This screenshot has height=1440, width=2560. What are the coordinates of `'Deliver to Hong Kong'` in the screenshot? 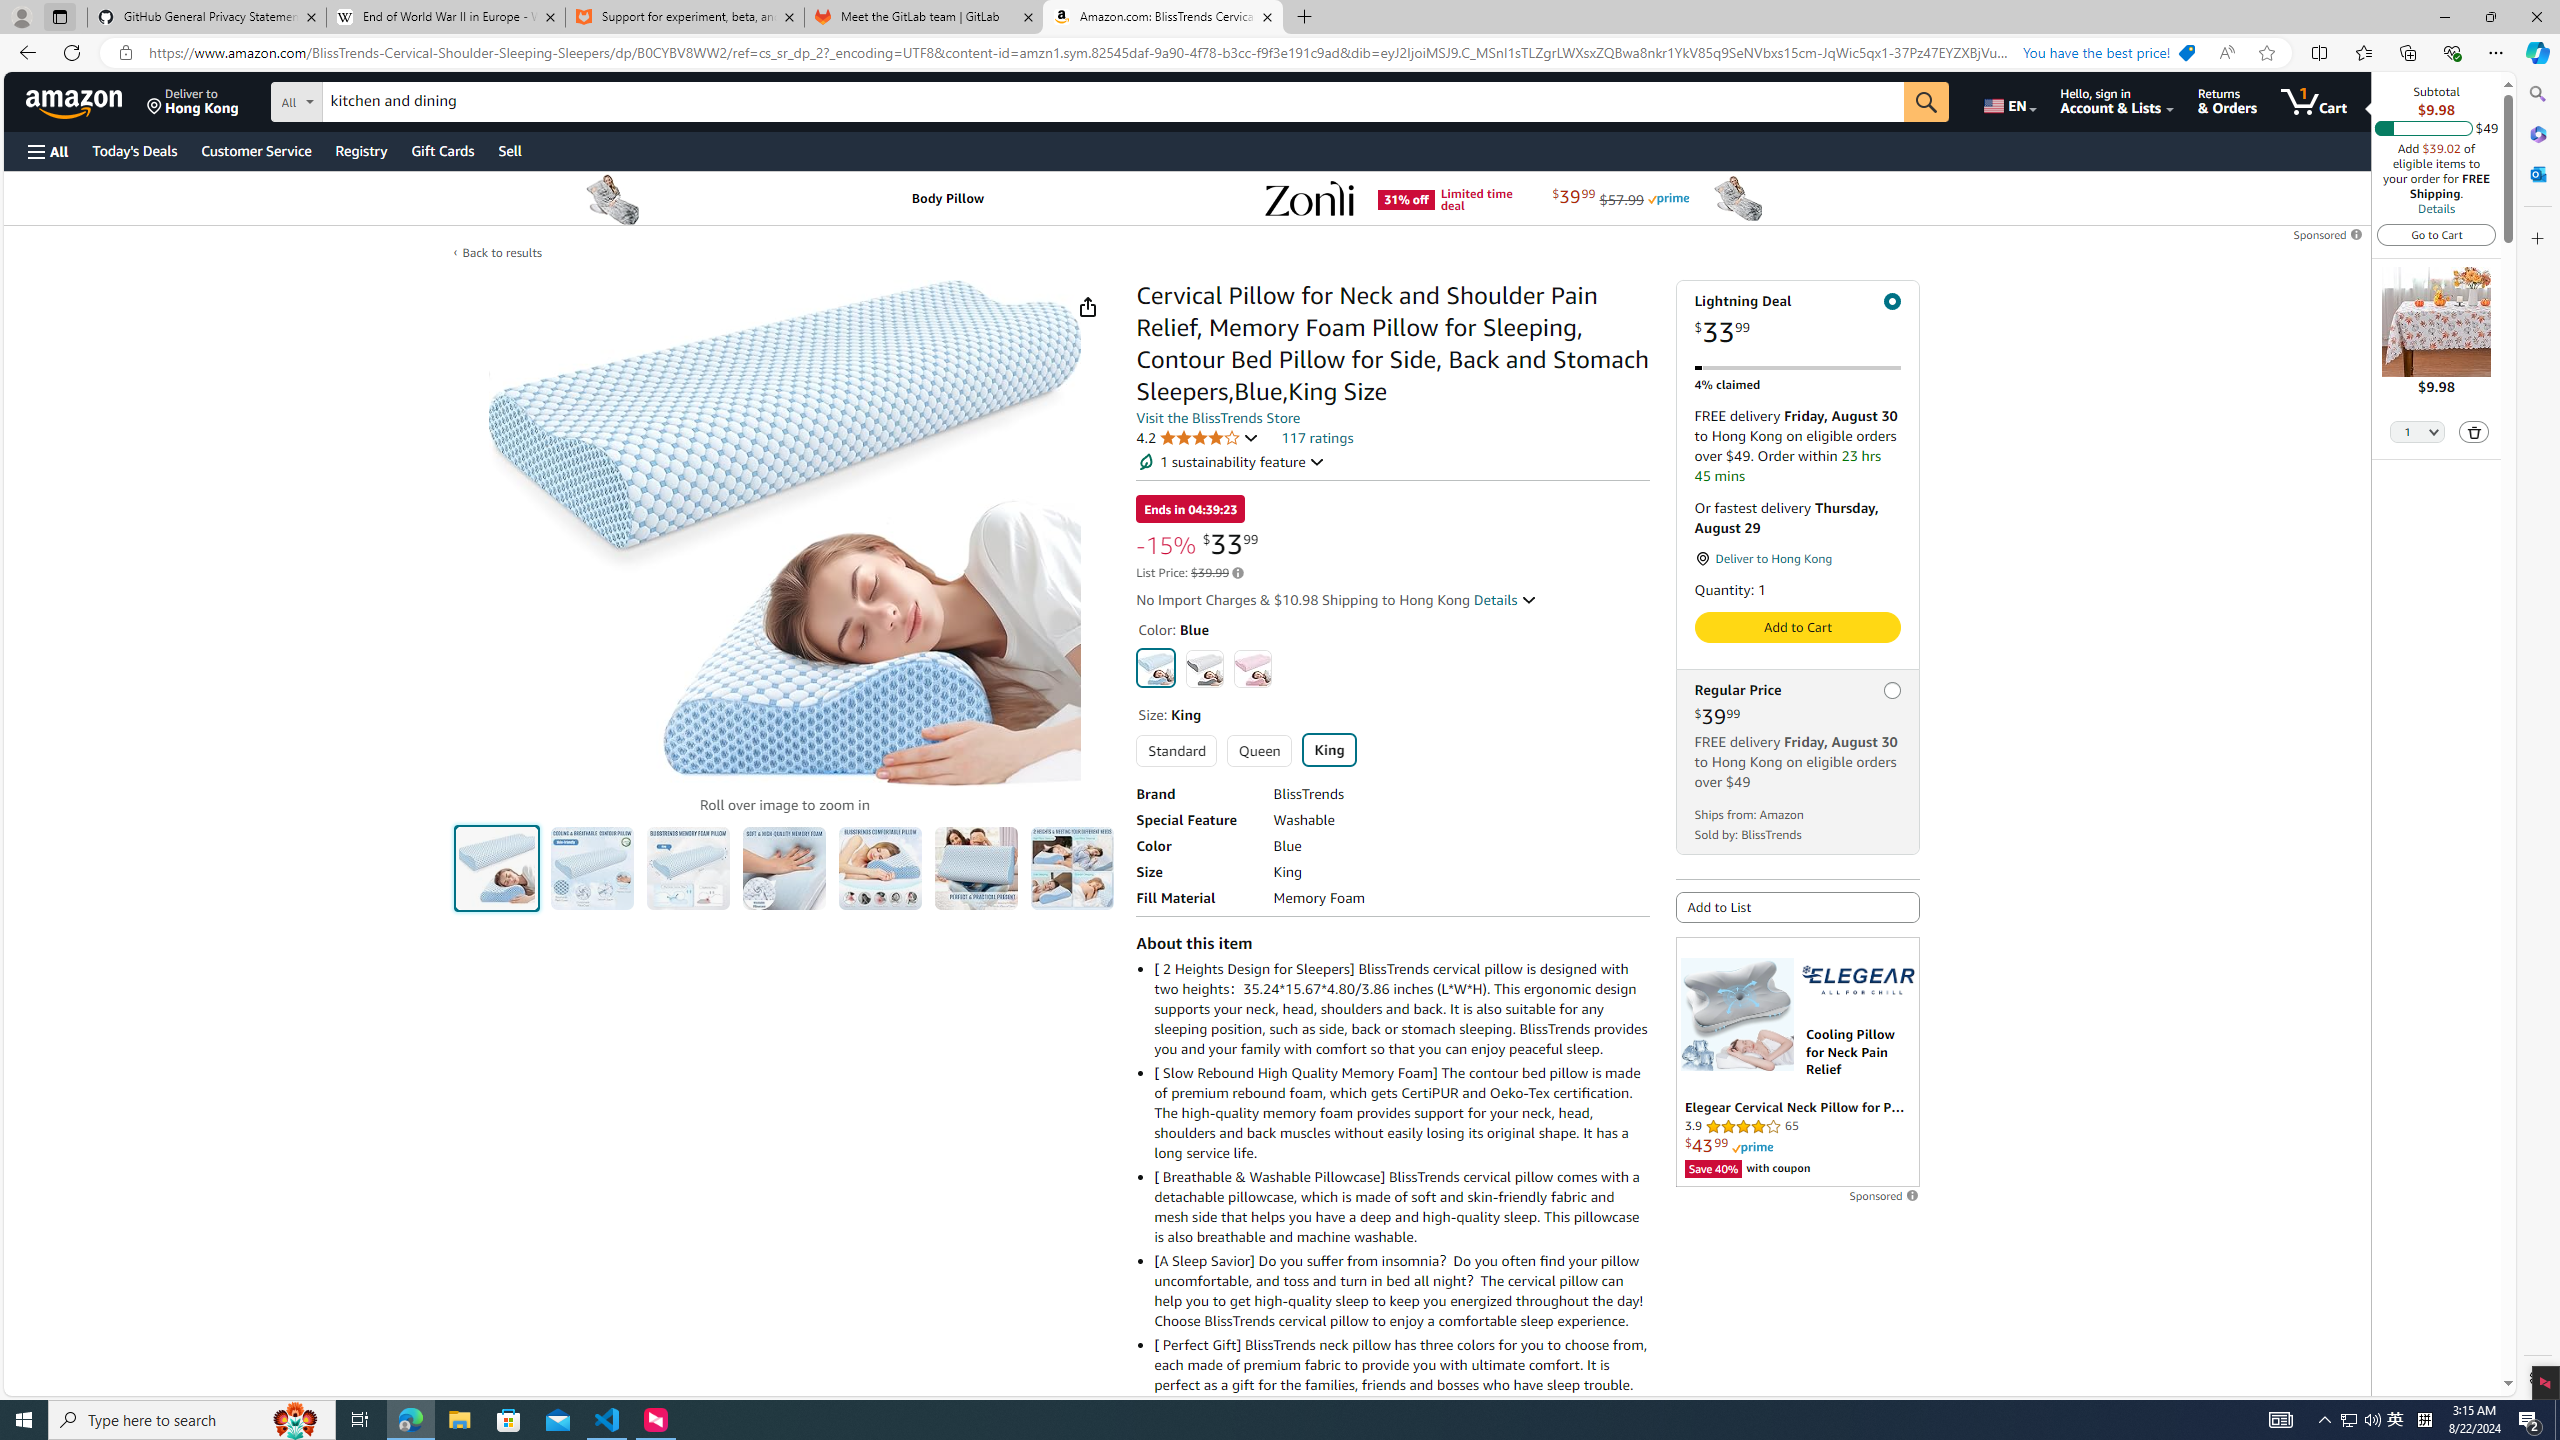 It's located at (192, 100).